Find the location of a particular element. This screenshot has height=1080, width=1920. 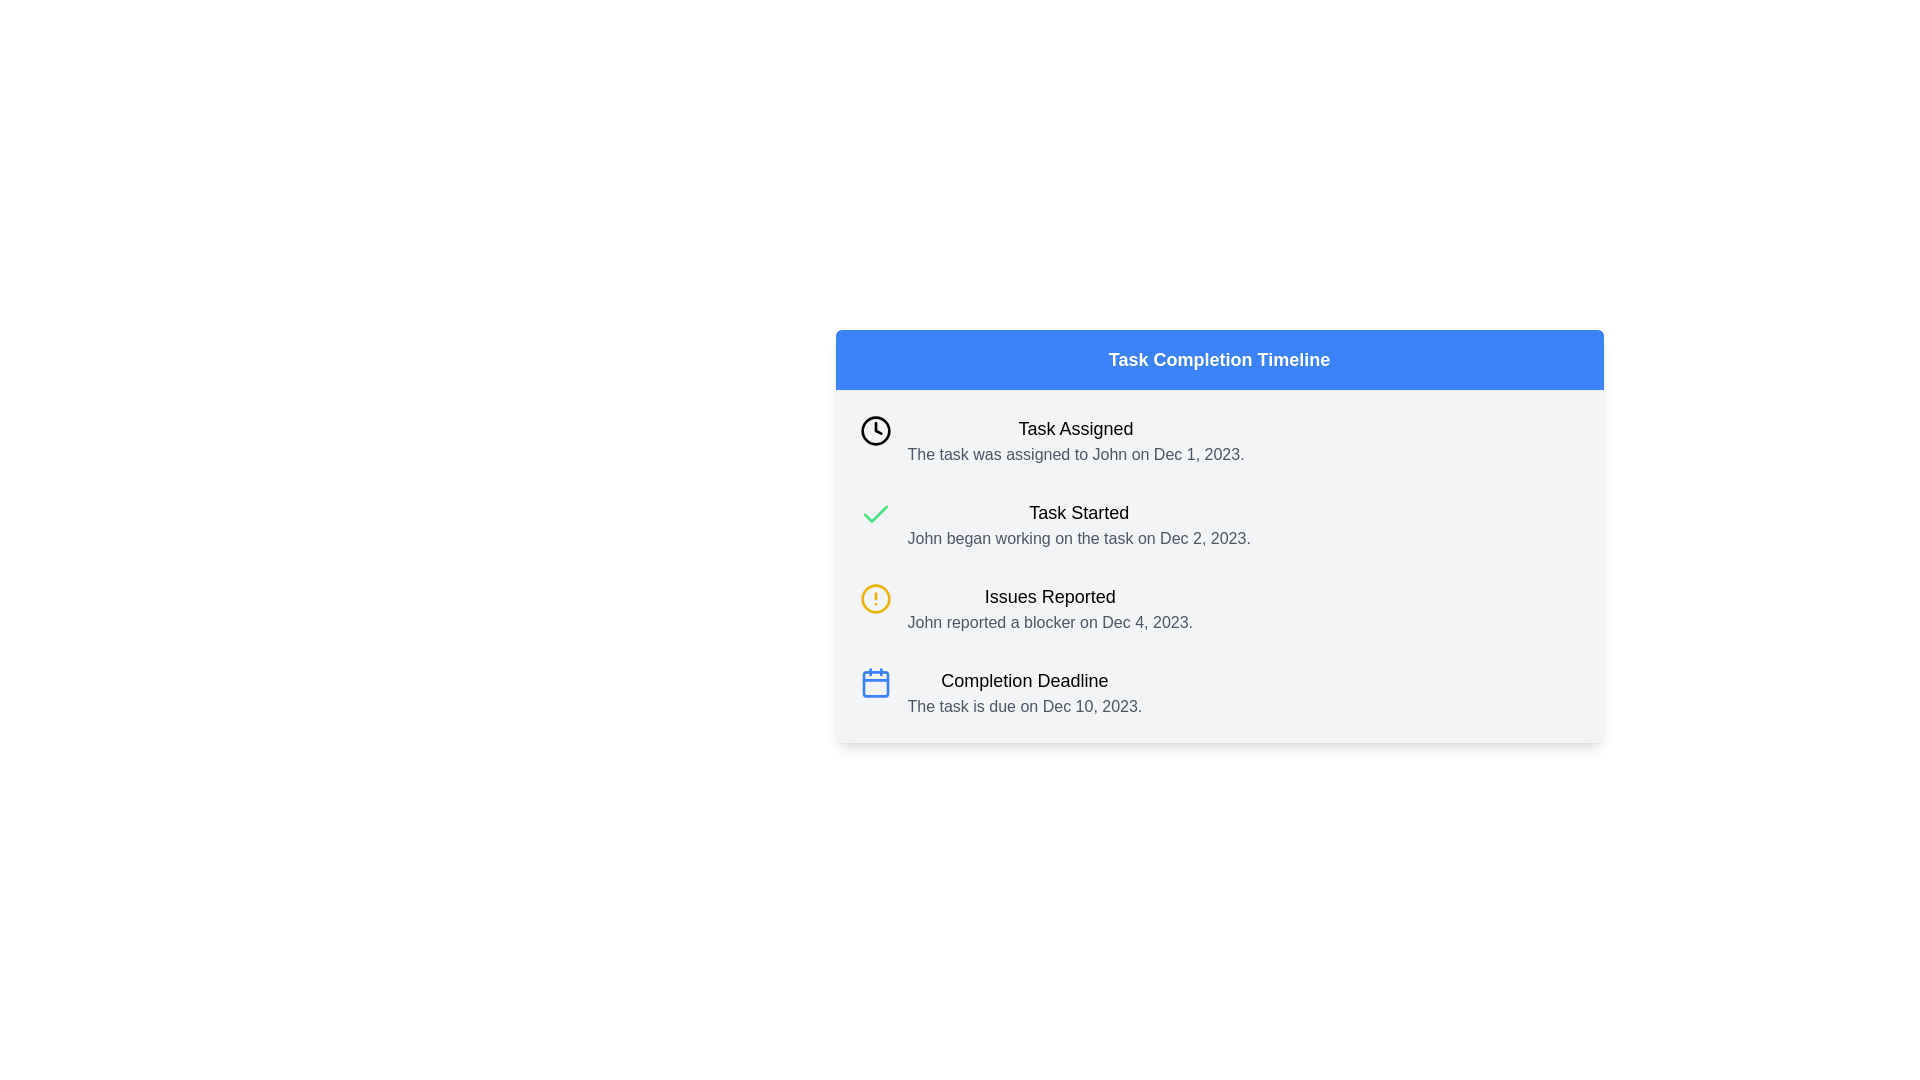

the 'Issues Reported' text label, which is styled with a larger font size and bold weight, located in the timeline layout above the text 'John reported a blocker on Dec 4, 2023.' is located at coordinates (1049, 596).